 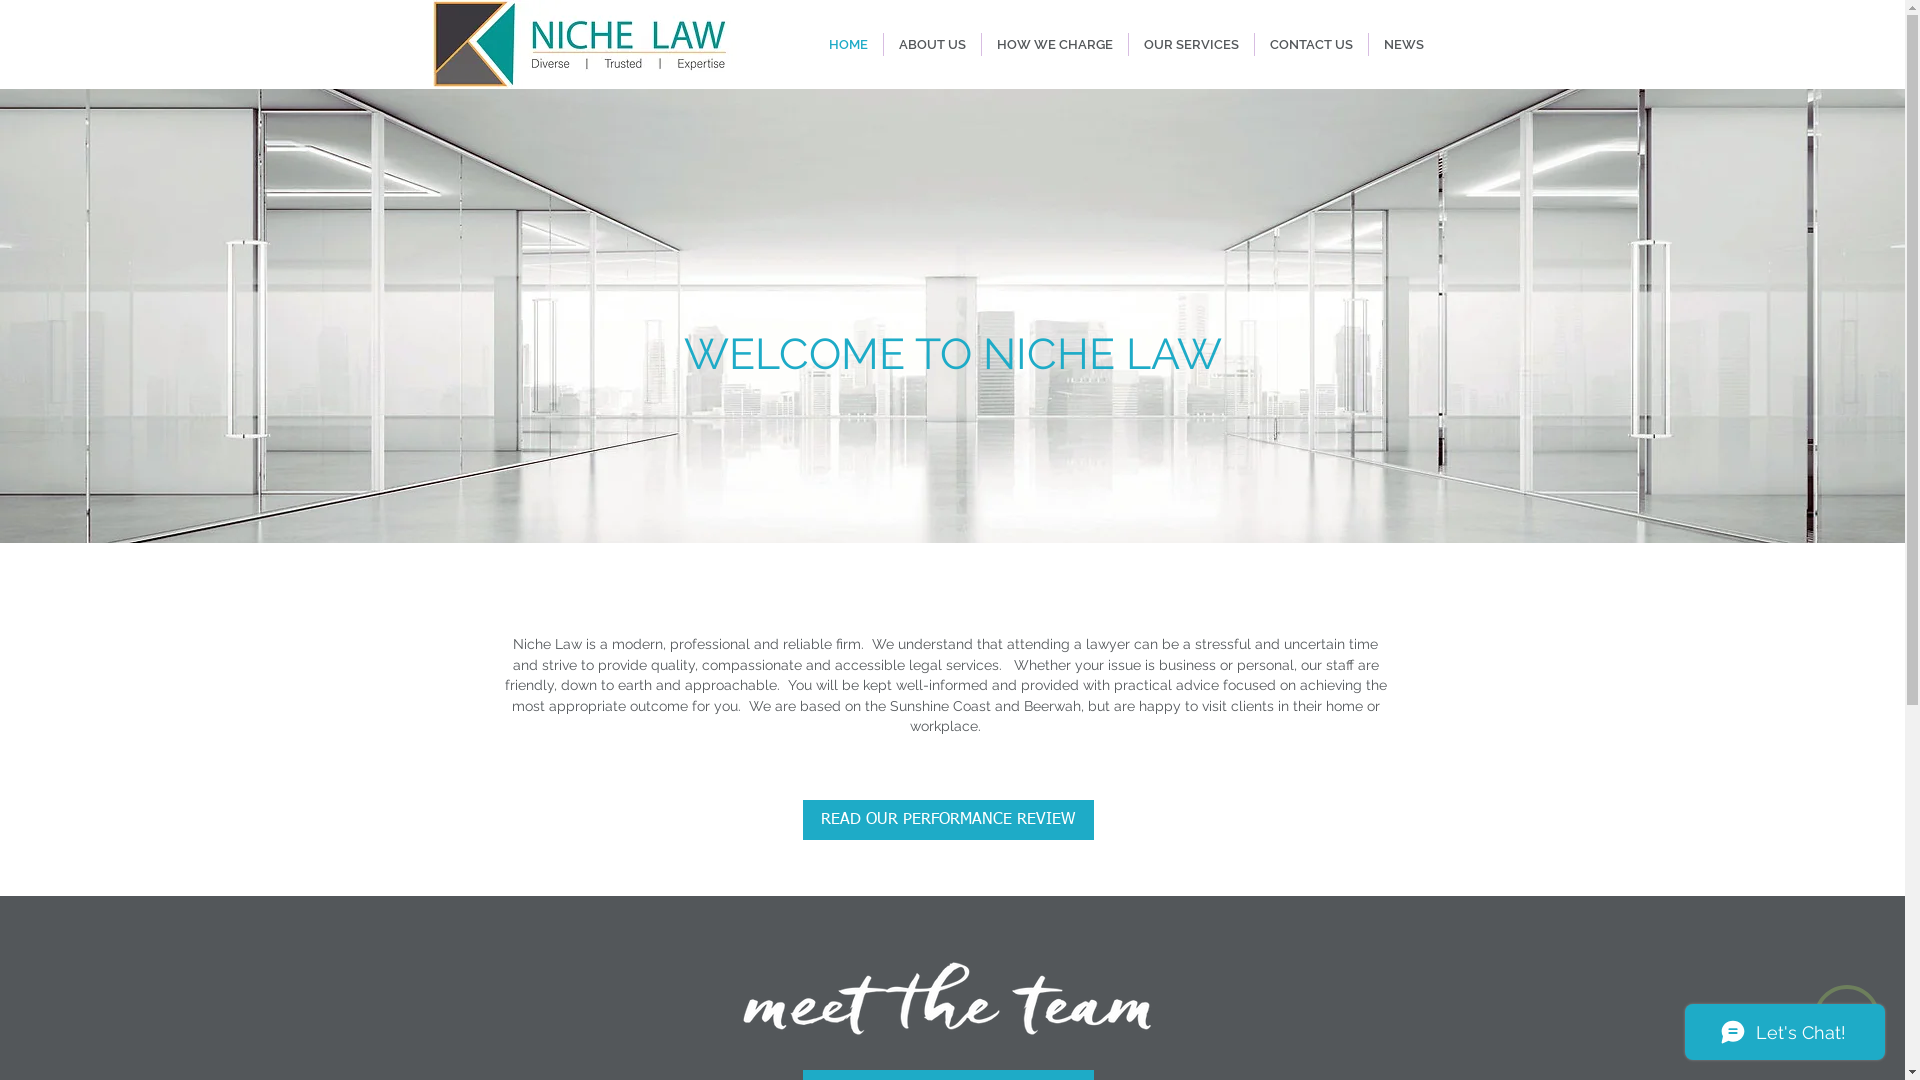 I want to click on 'CONTACT US', so click(x=1310, y=44).